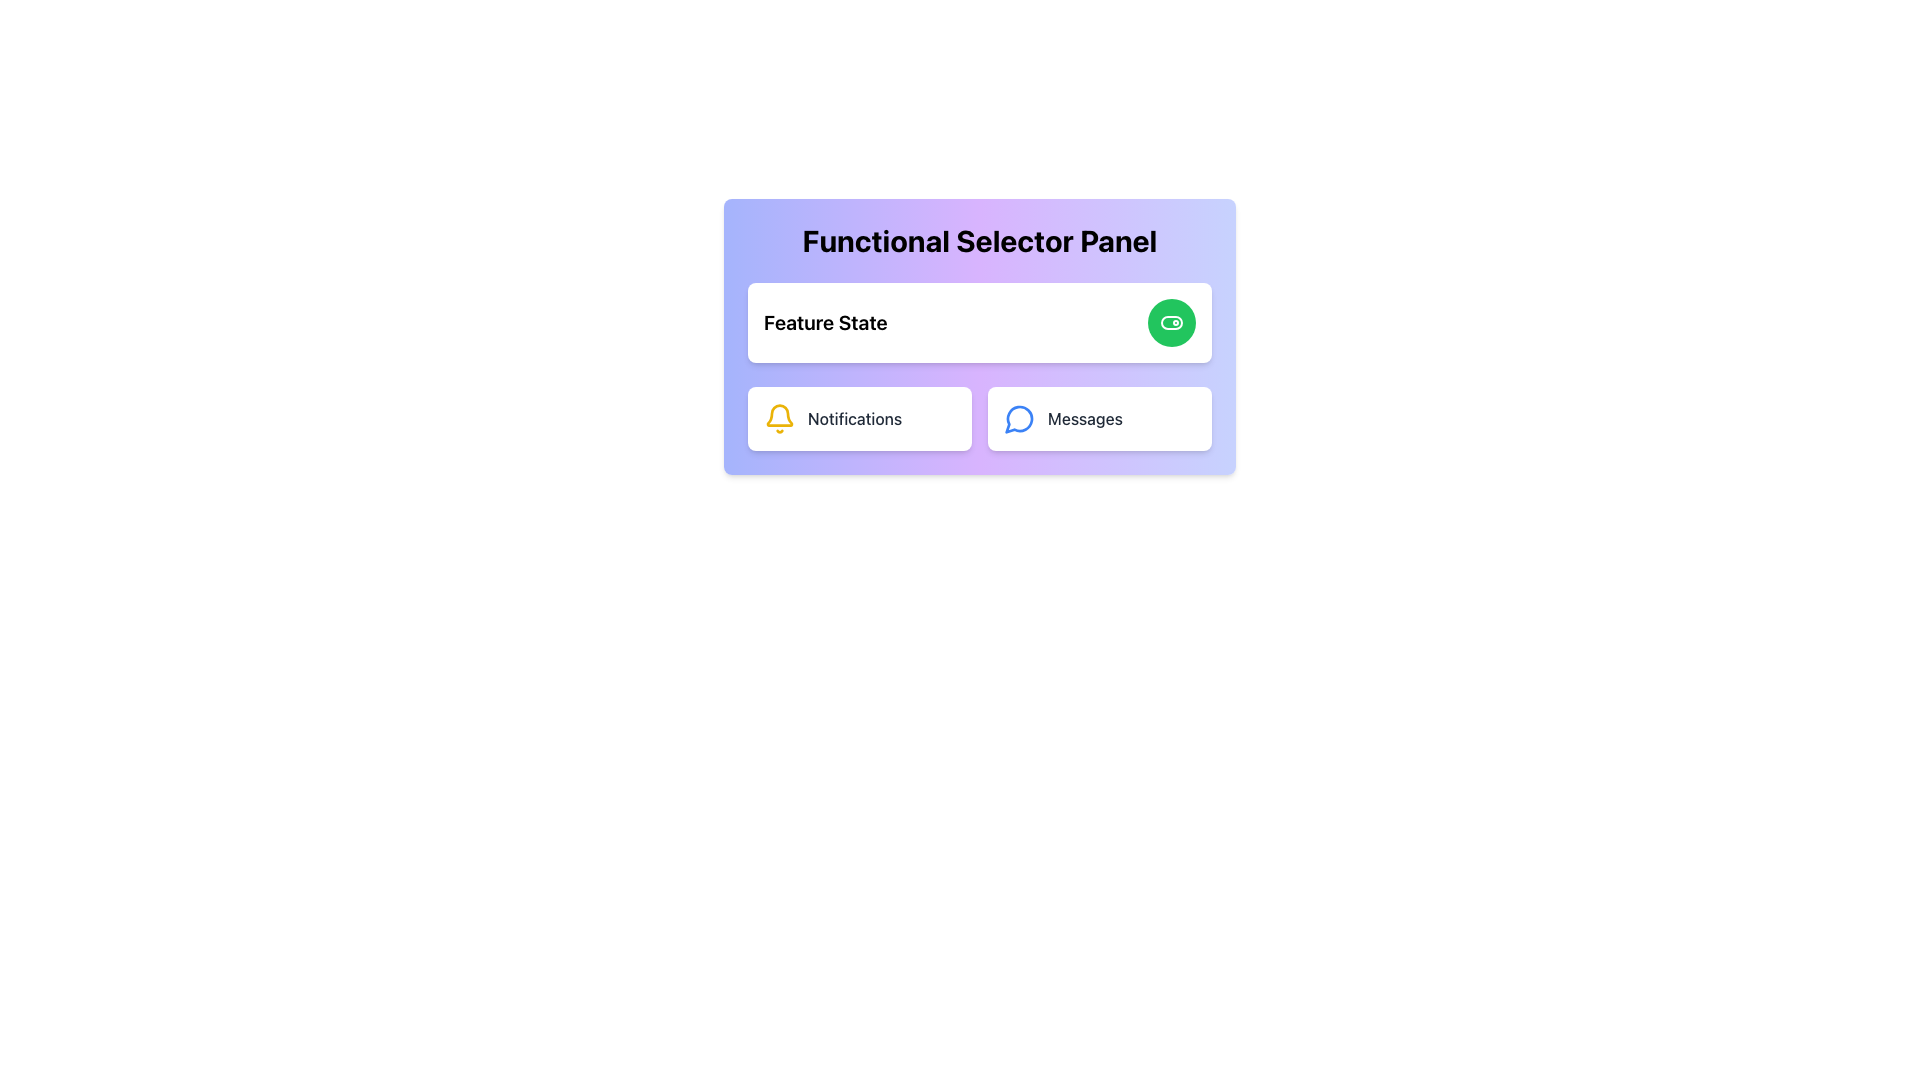 The width and height of the screenshot is (1920, 1080). What do you see at coordinates (1171, 322) in the screenshot?
I see `the background shape of the toggle switch, which is centrally positioned behind the toggle knob and located in the top-right of the 'Feature State' section` at bounding box center [1171, 322].